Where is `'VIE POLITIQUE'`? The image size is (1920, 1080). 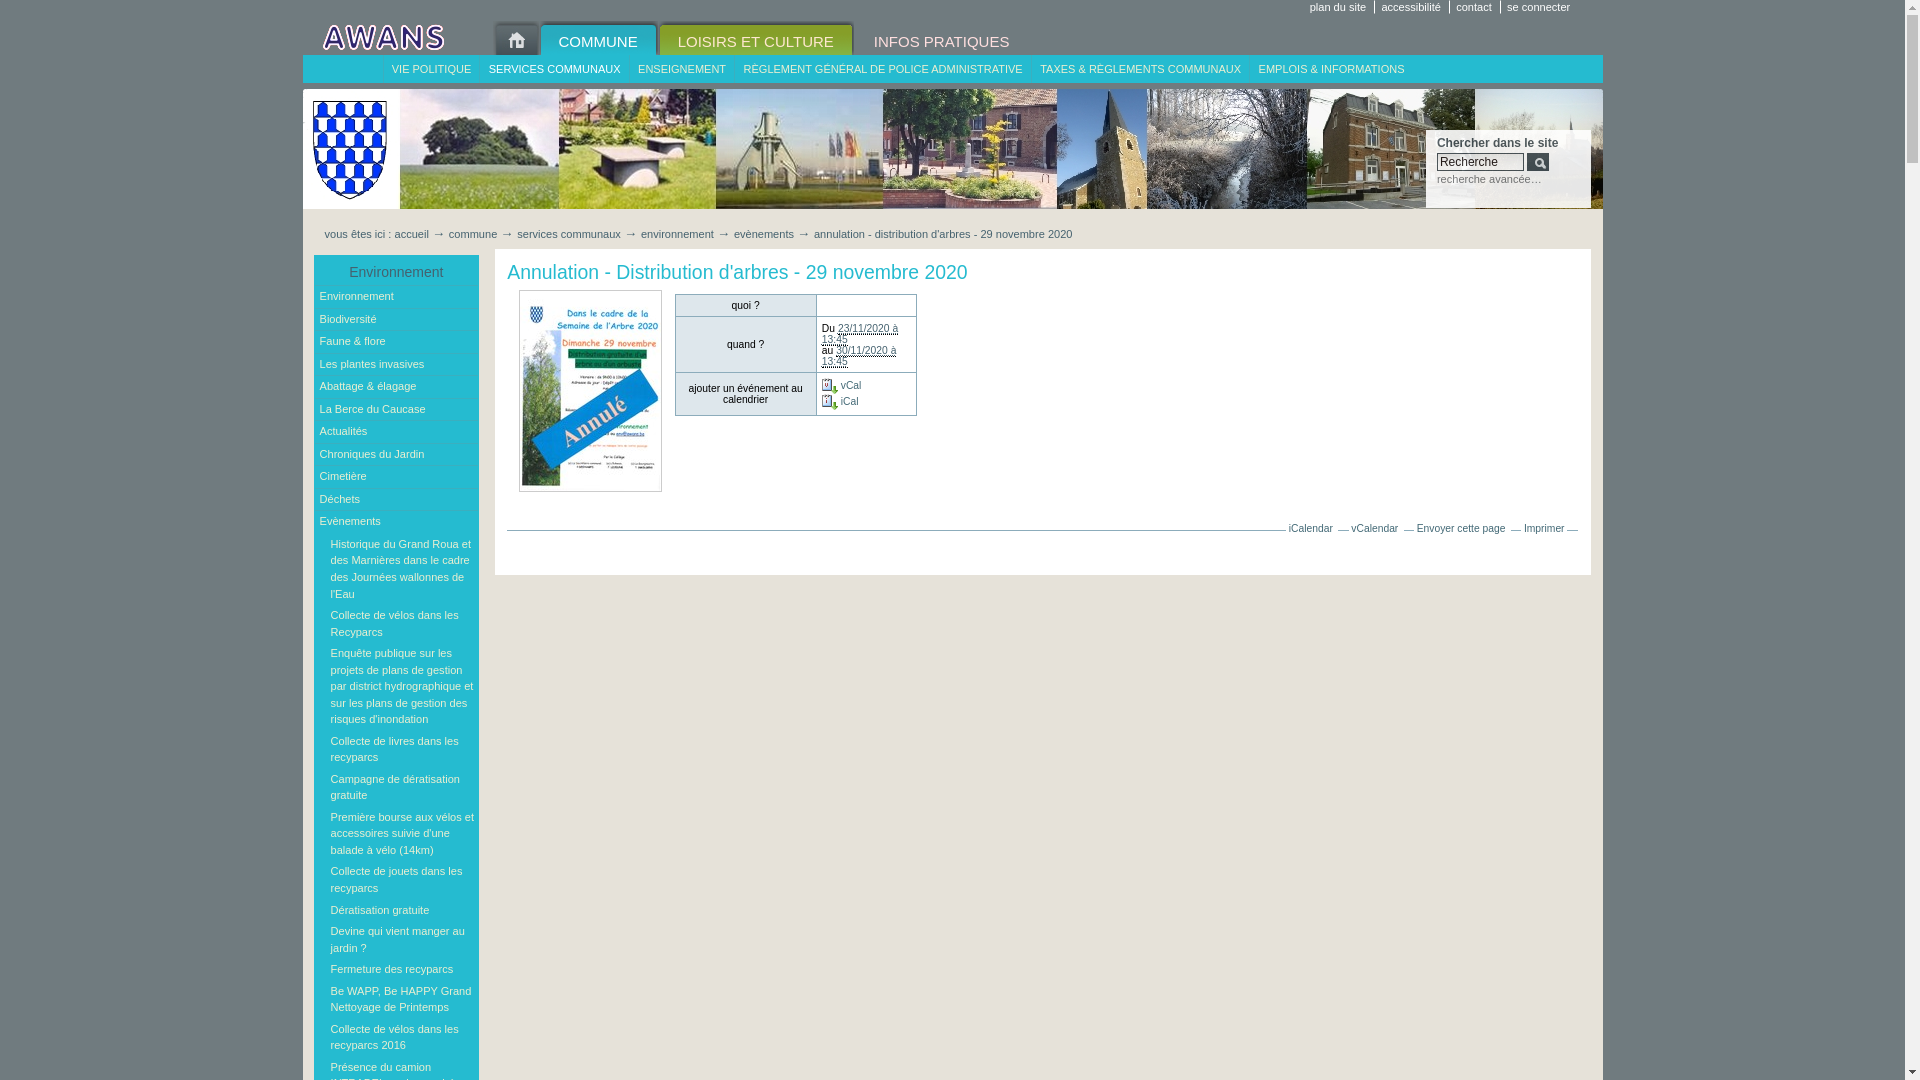 'VIE POLITIQUE' is located at coordinates (382, 68).